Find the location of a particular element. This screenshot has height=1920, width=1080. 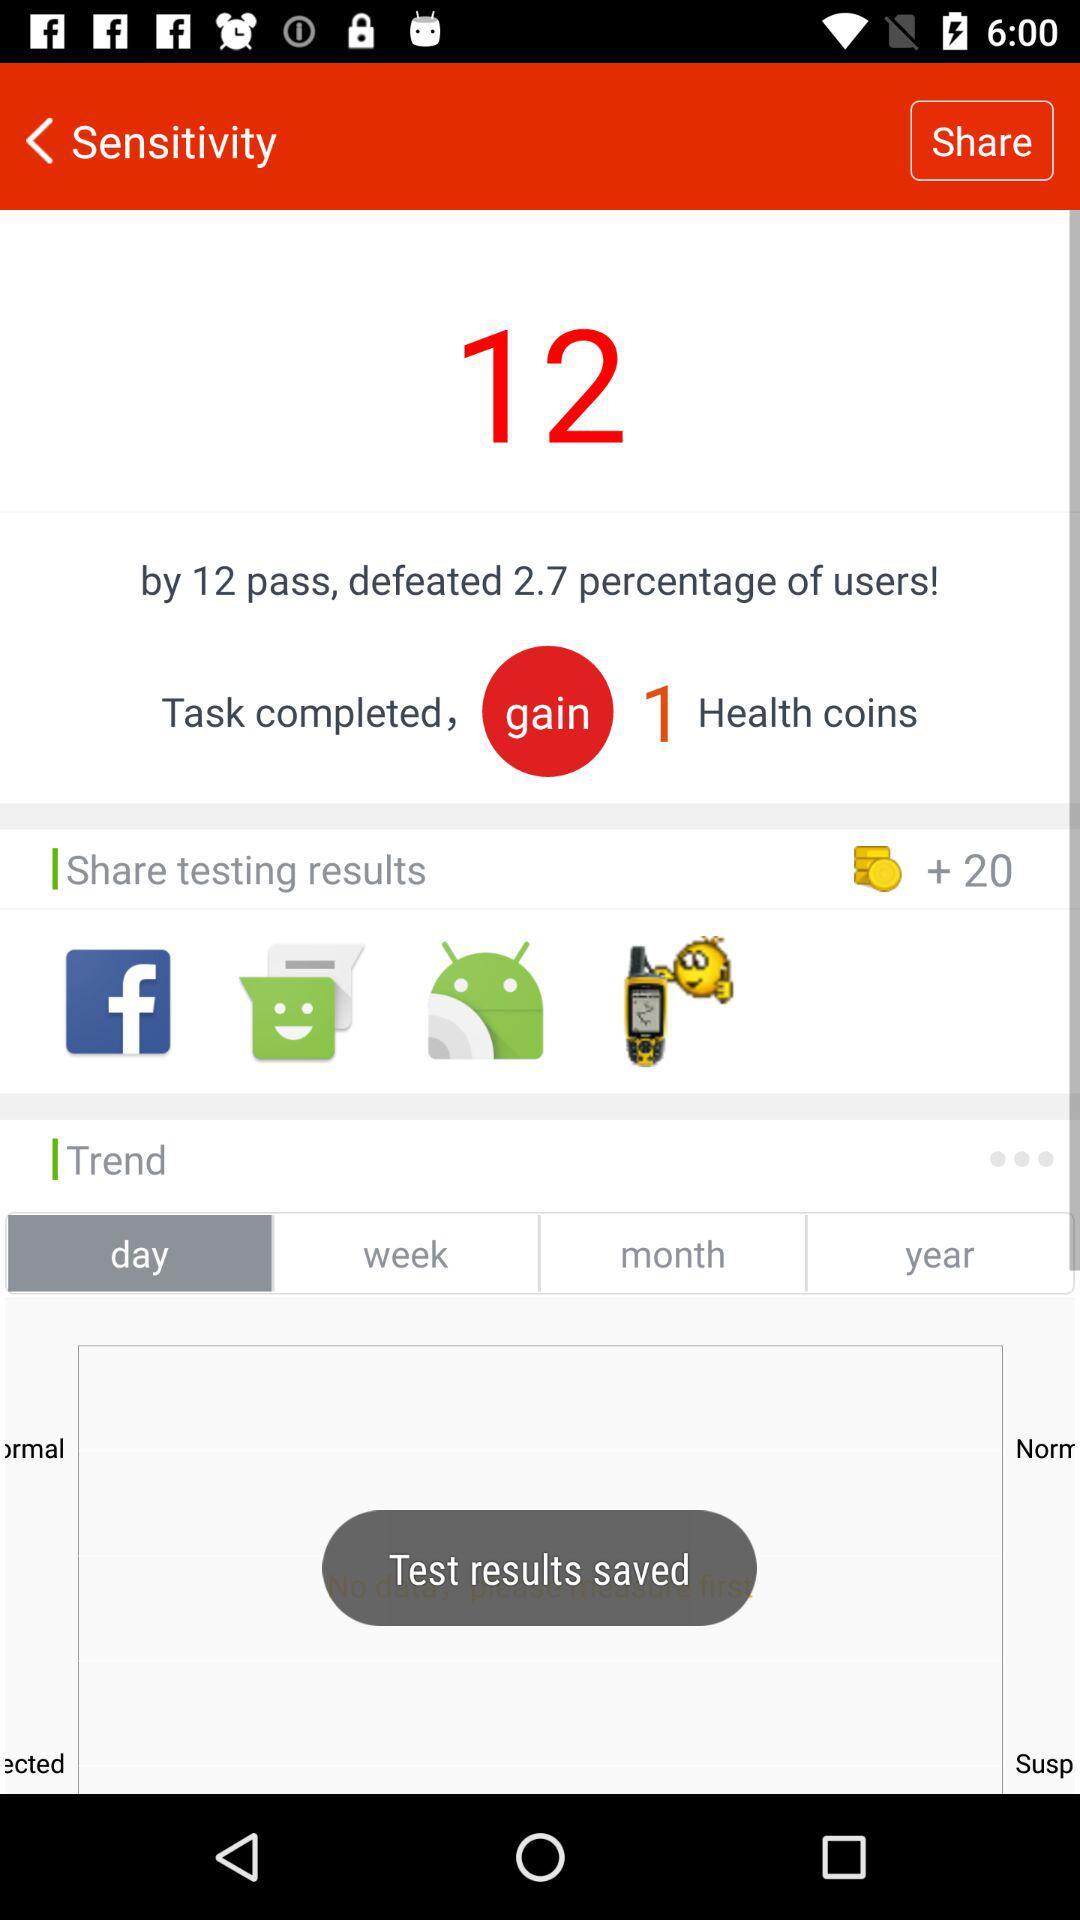

the button on left to the text 1 on the web page is located at coordinates (547, 711).